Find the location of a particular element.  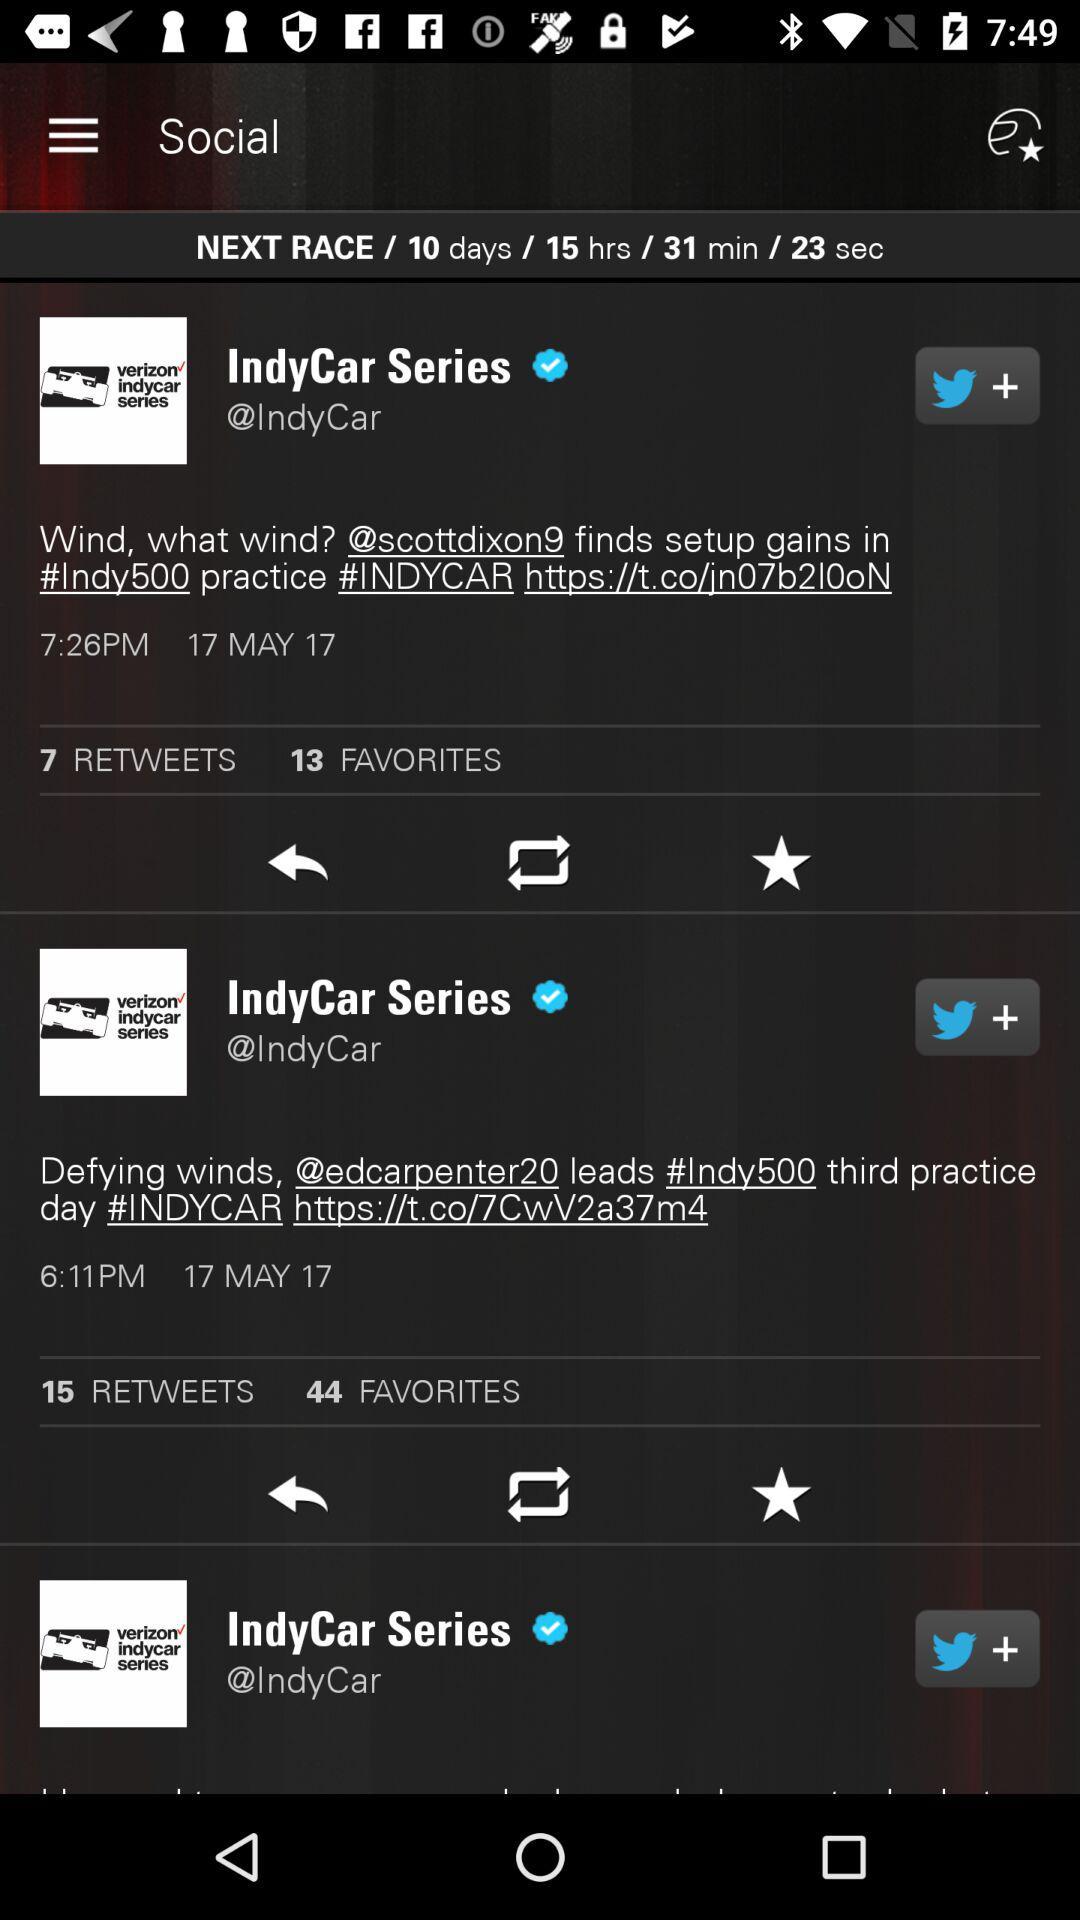

the defying winds edcarpenter20 item is located at coordinates (540, 1189).